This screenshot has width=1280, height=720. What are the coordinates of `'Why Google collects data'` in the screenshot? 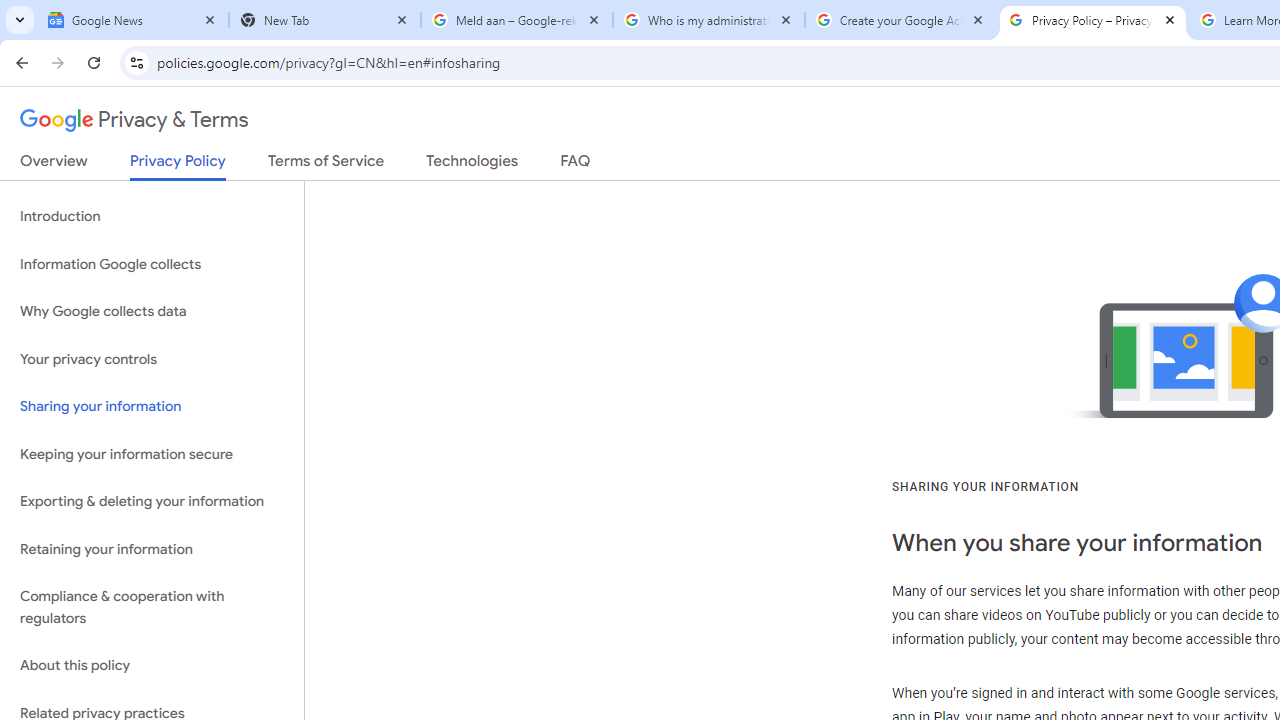 It's located at (151, 312).